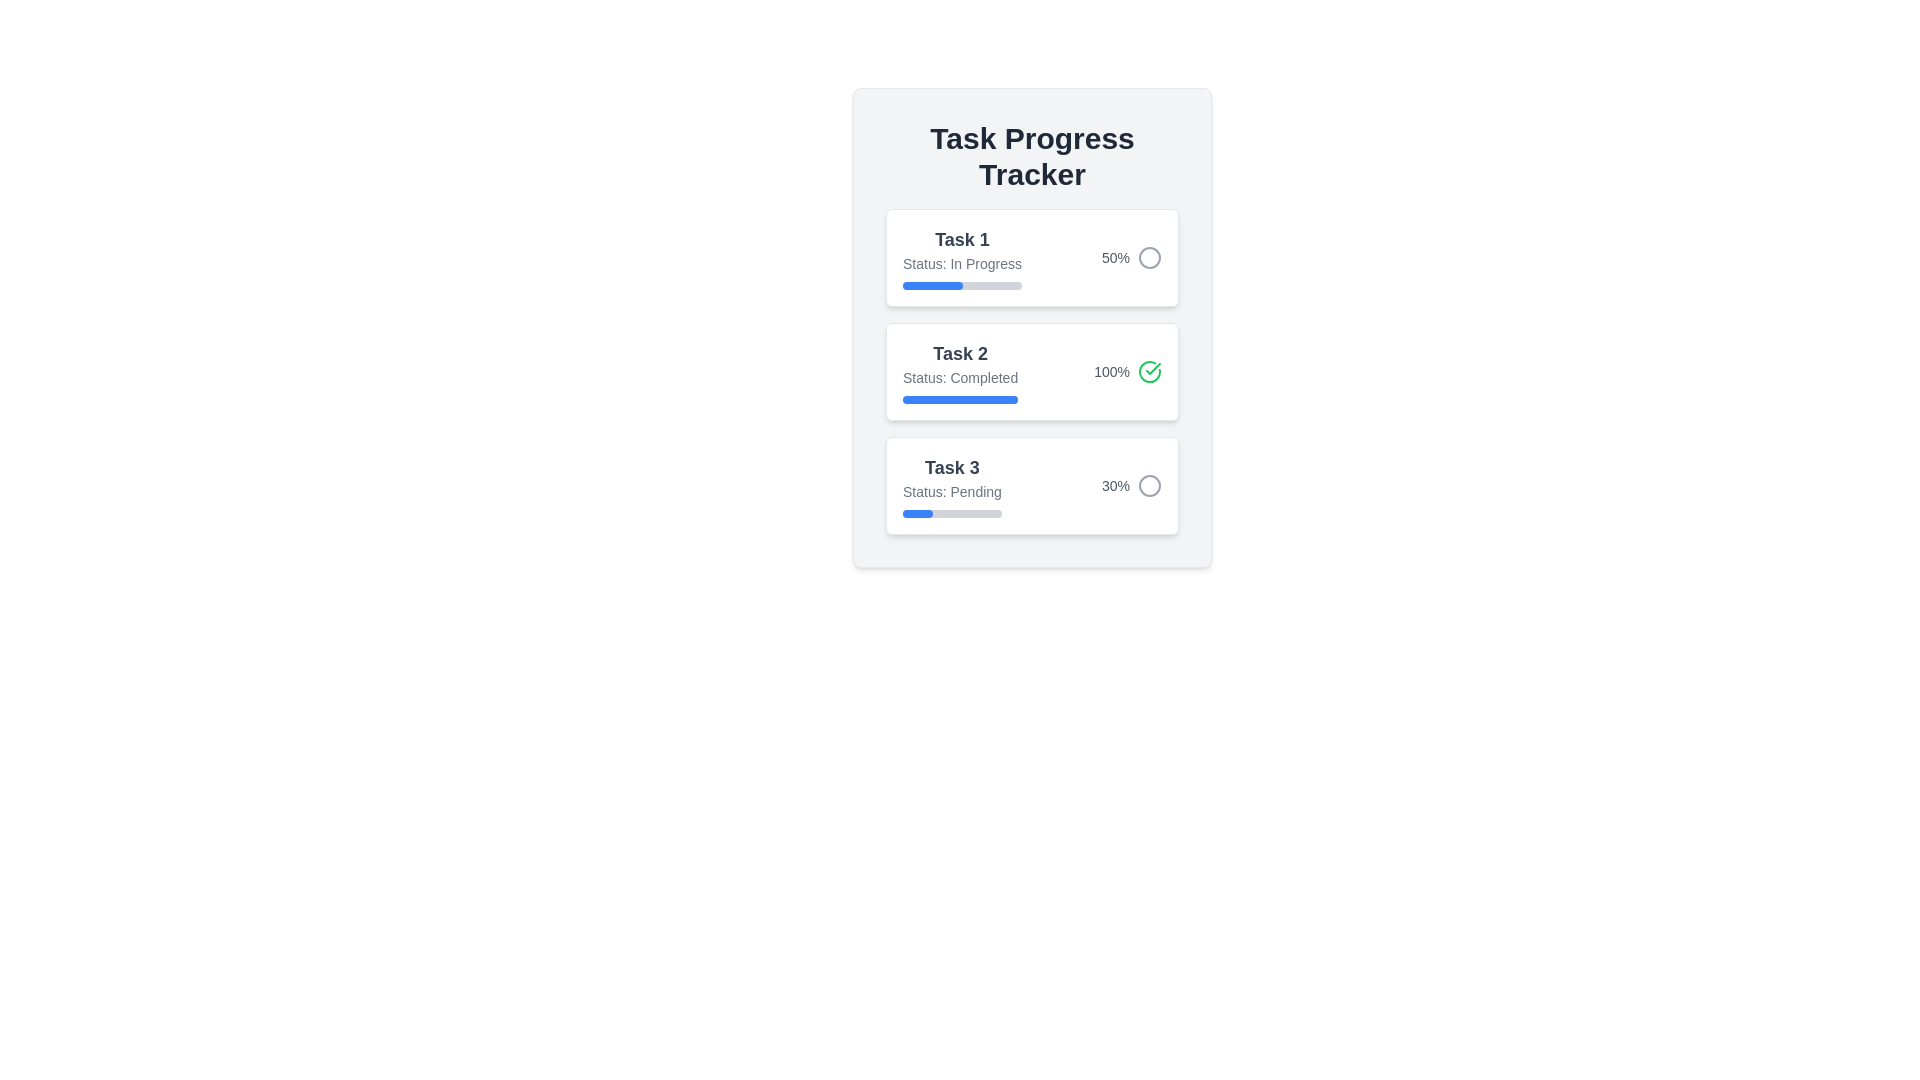 The height and width of the screenshot is (1080, 1920). I want to click on the progress status of the Progress bar segment indicating 30% completion for Task 3 in the 'Task Progress Tracker' interface, so click(916, 512).